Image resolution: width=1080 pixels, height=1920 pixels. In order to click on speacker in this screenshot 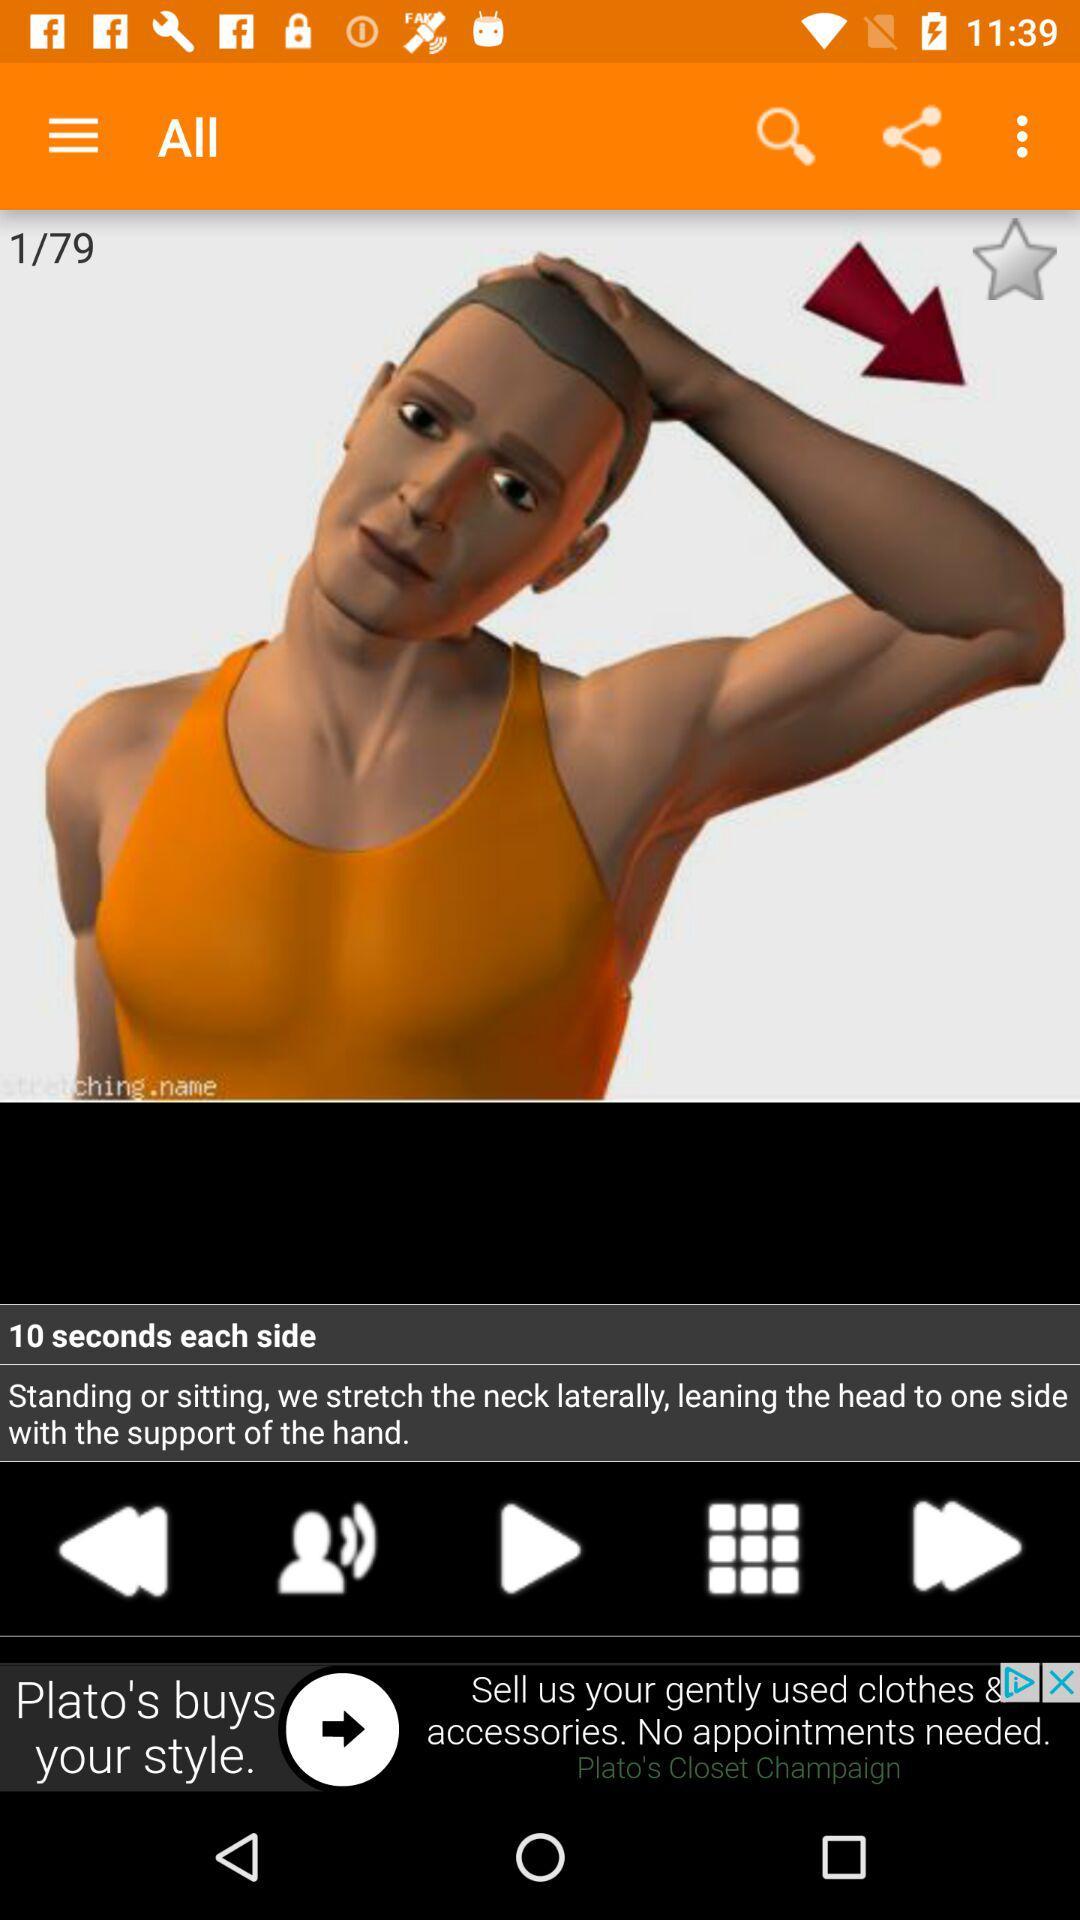, I will do `click(326, 1547)`.